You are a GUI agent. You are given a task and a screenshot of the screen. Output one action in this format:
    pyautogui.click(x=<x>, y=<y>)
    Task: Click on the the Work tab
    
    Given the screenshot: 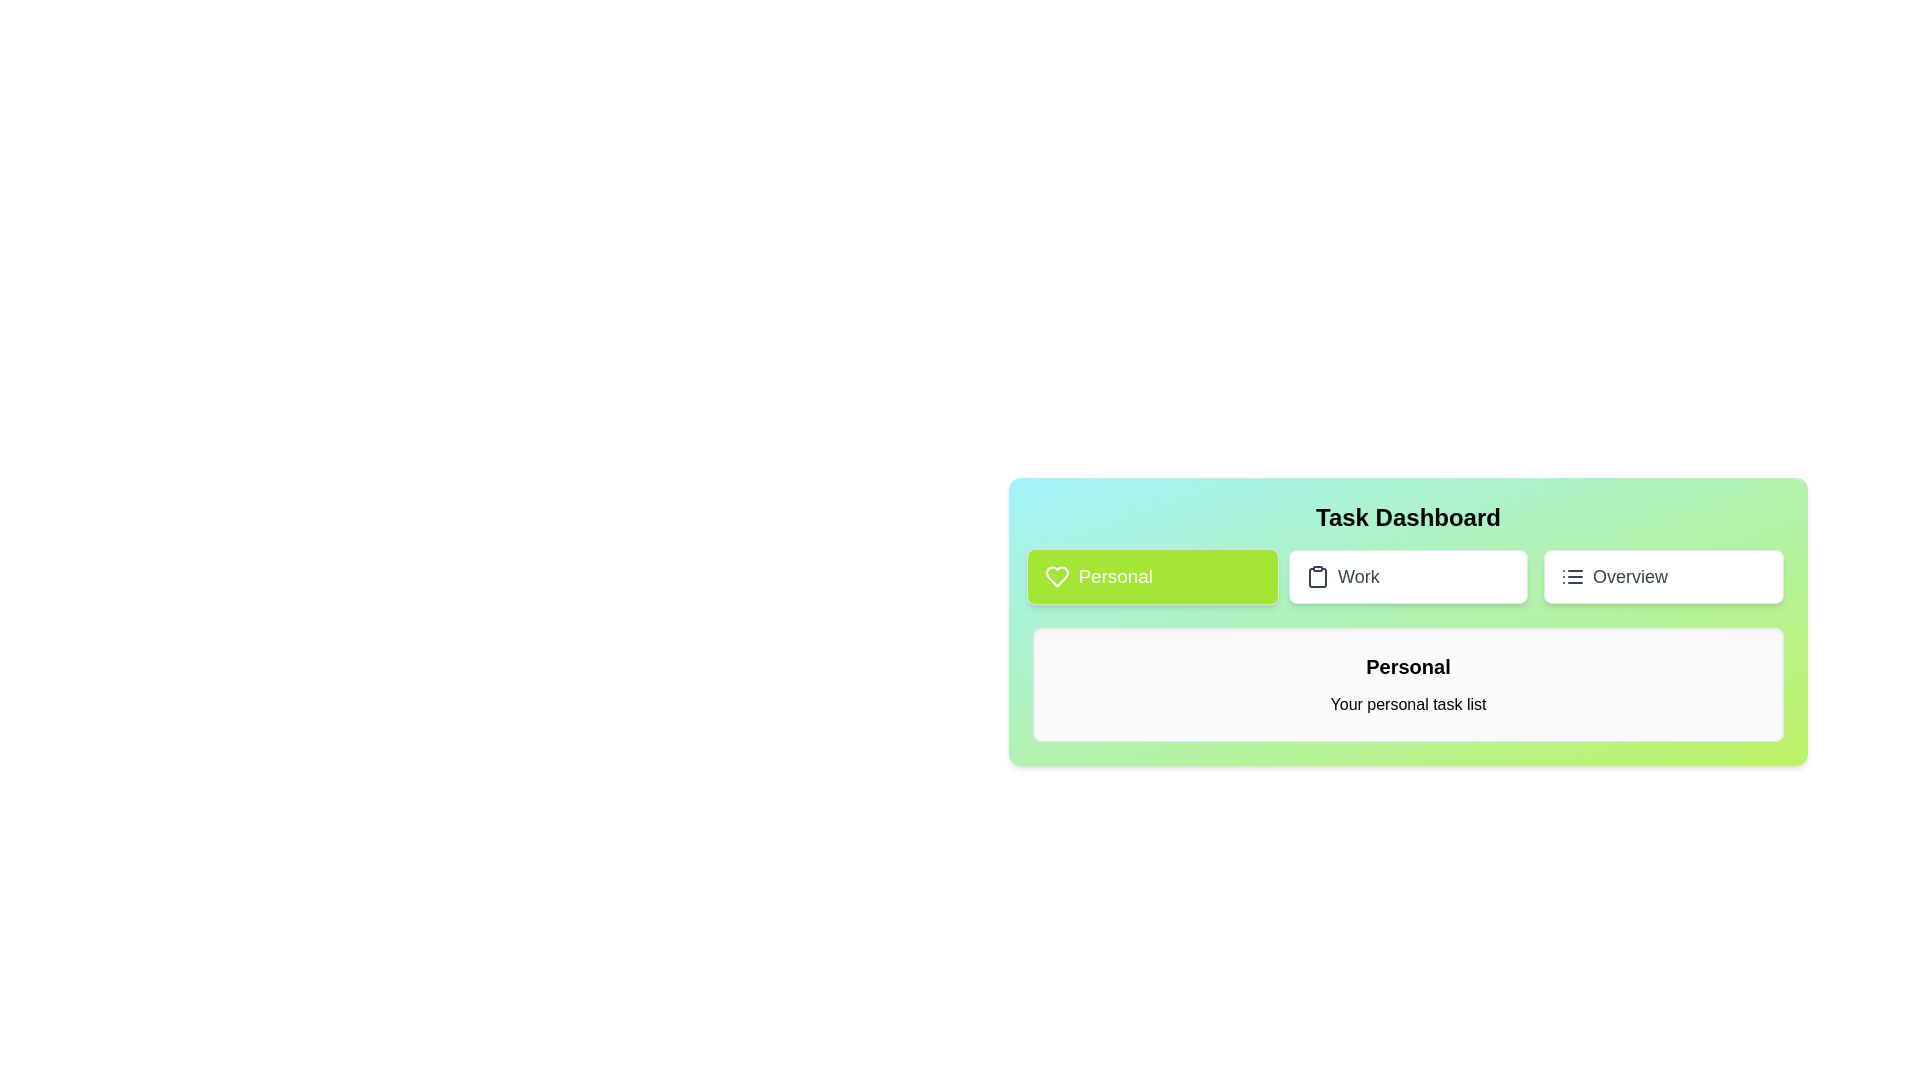 What is the action you would take?
    pyautogui.click(x=1407, y=577)
    